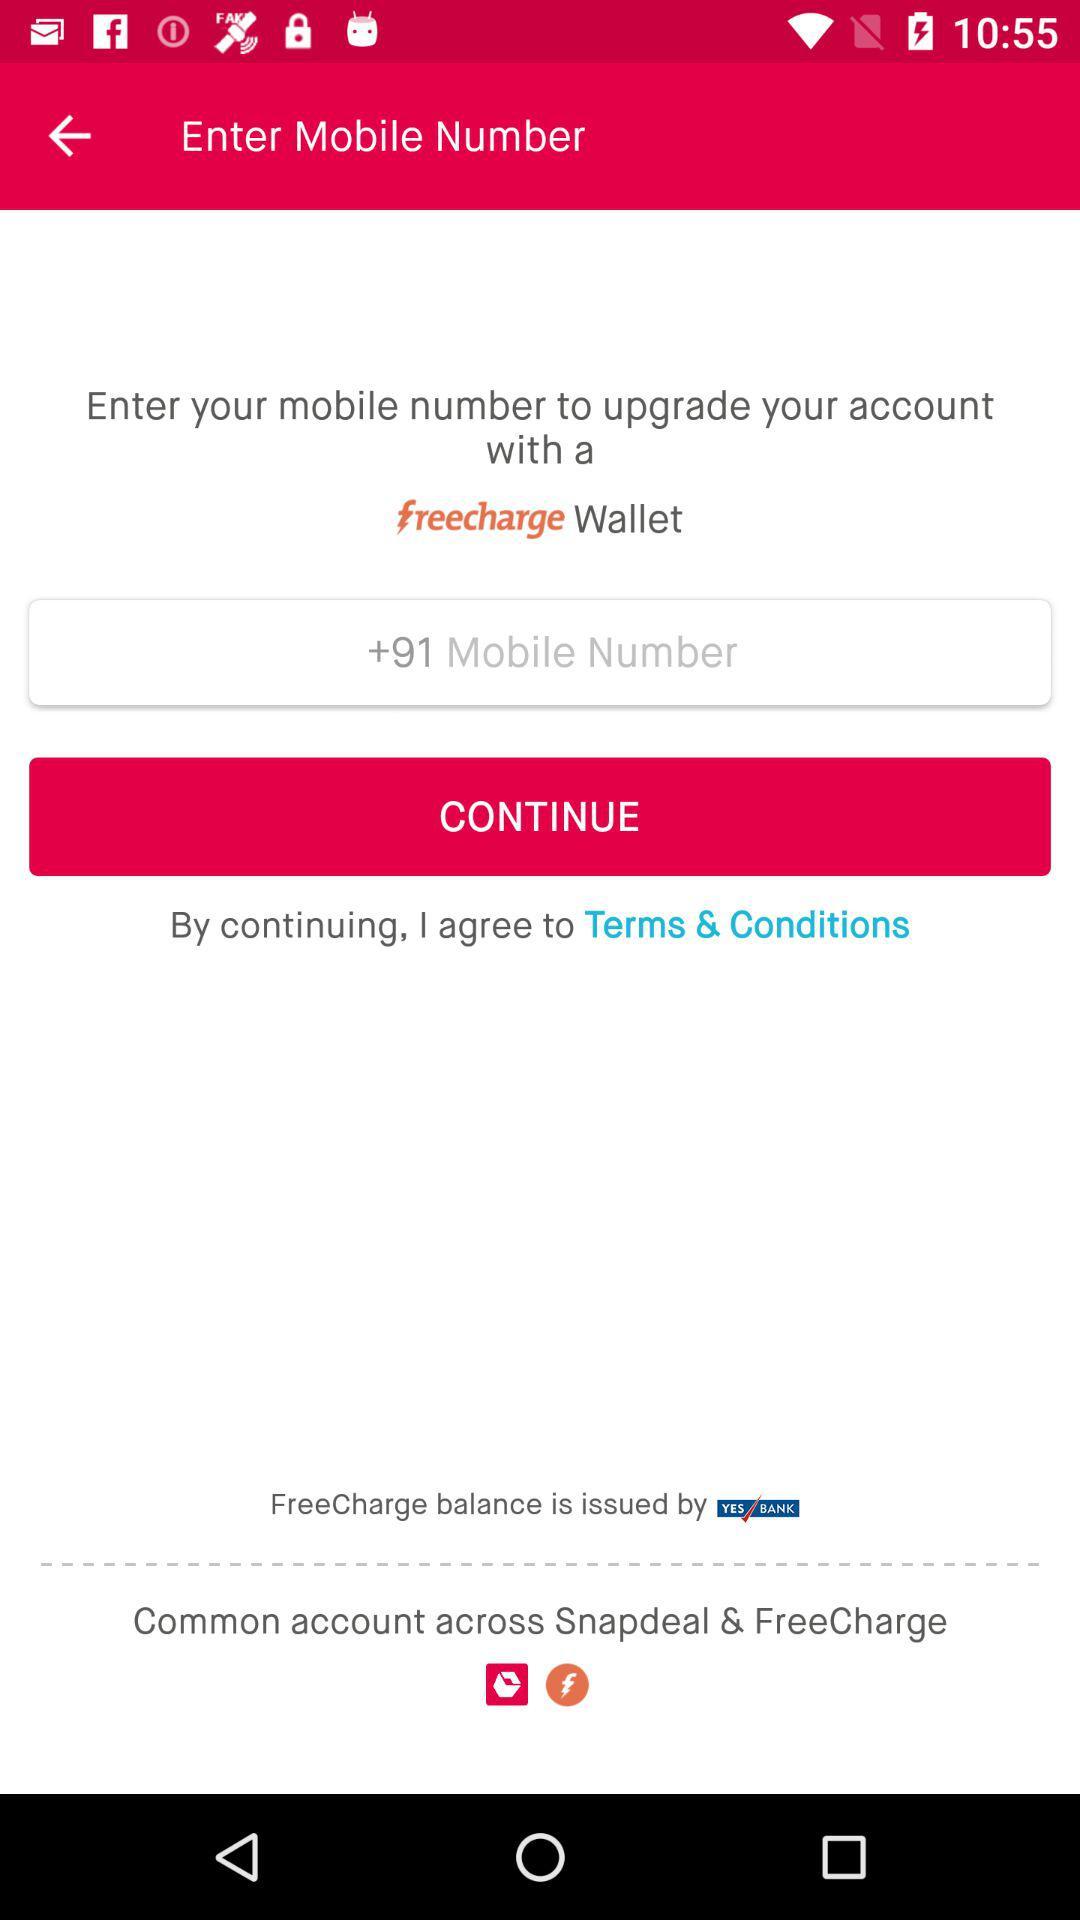 This screenshot has width=1080, height=1920. What do you see at coordinates (540, 816) in the screenshot?
I see `continue item` at bounding box center [540, 816].